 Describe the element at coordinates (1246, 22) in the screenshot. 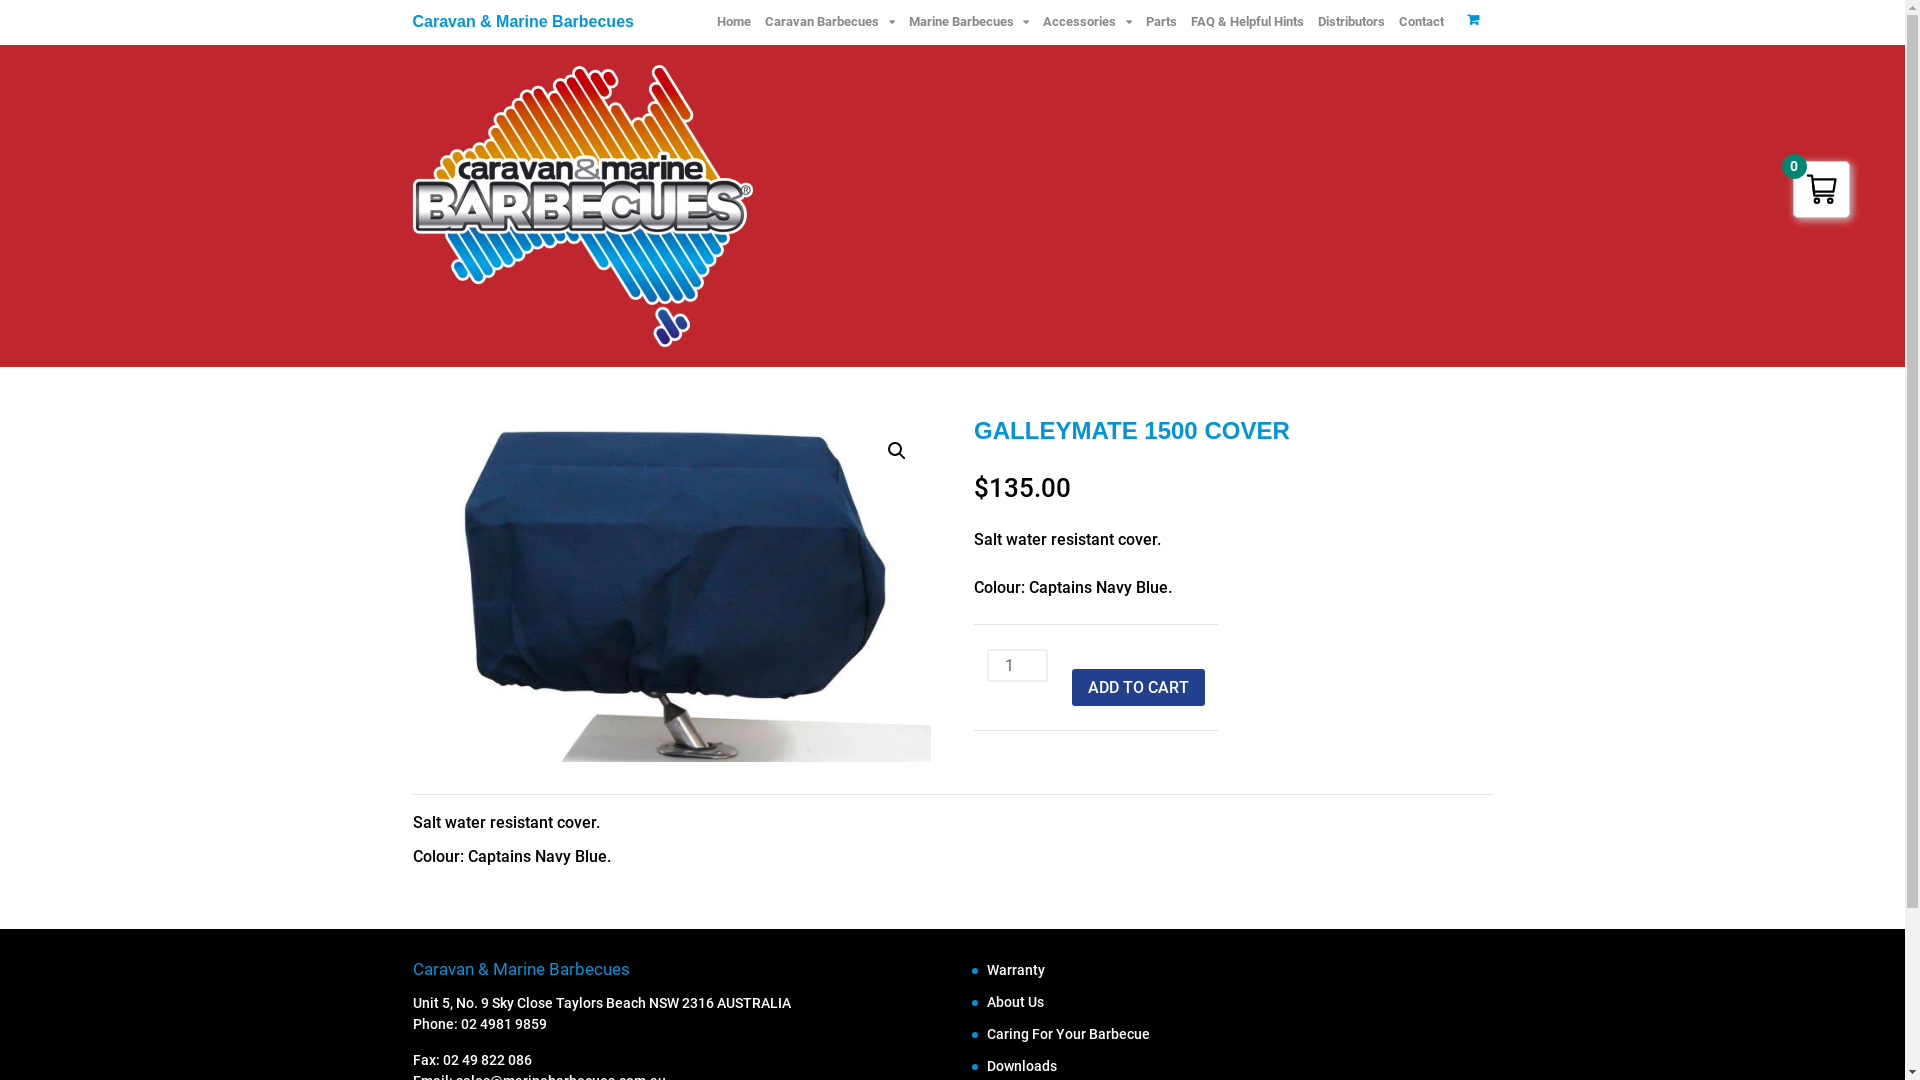

I see `'FAQ & Helpful Hints'` at that location.